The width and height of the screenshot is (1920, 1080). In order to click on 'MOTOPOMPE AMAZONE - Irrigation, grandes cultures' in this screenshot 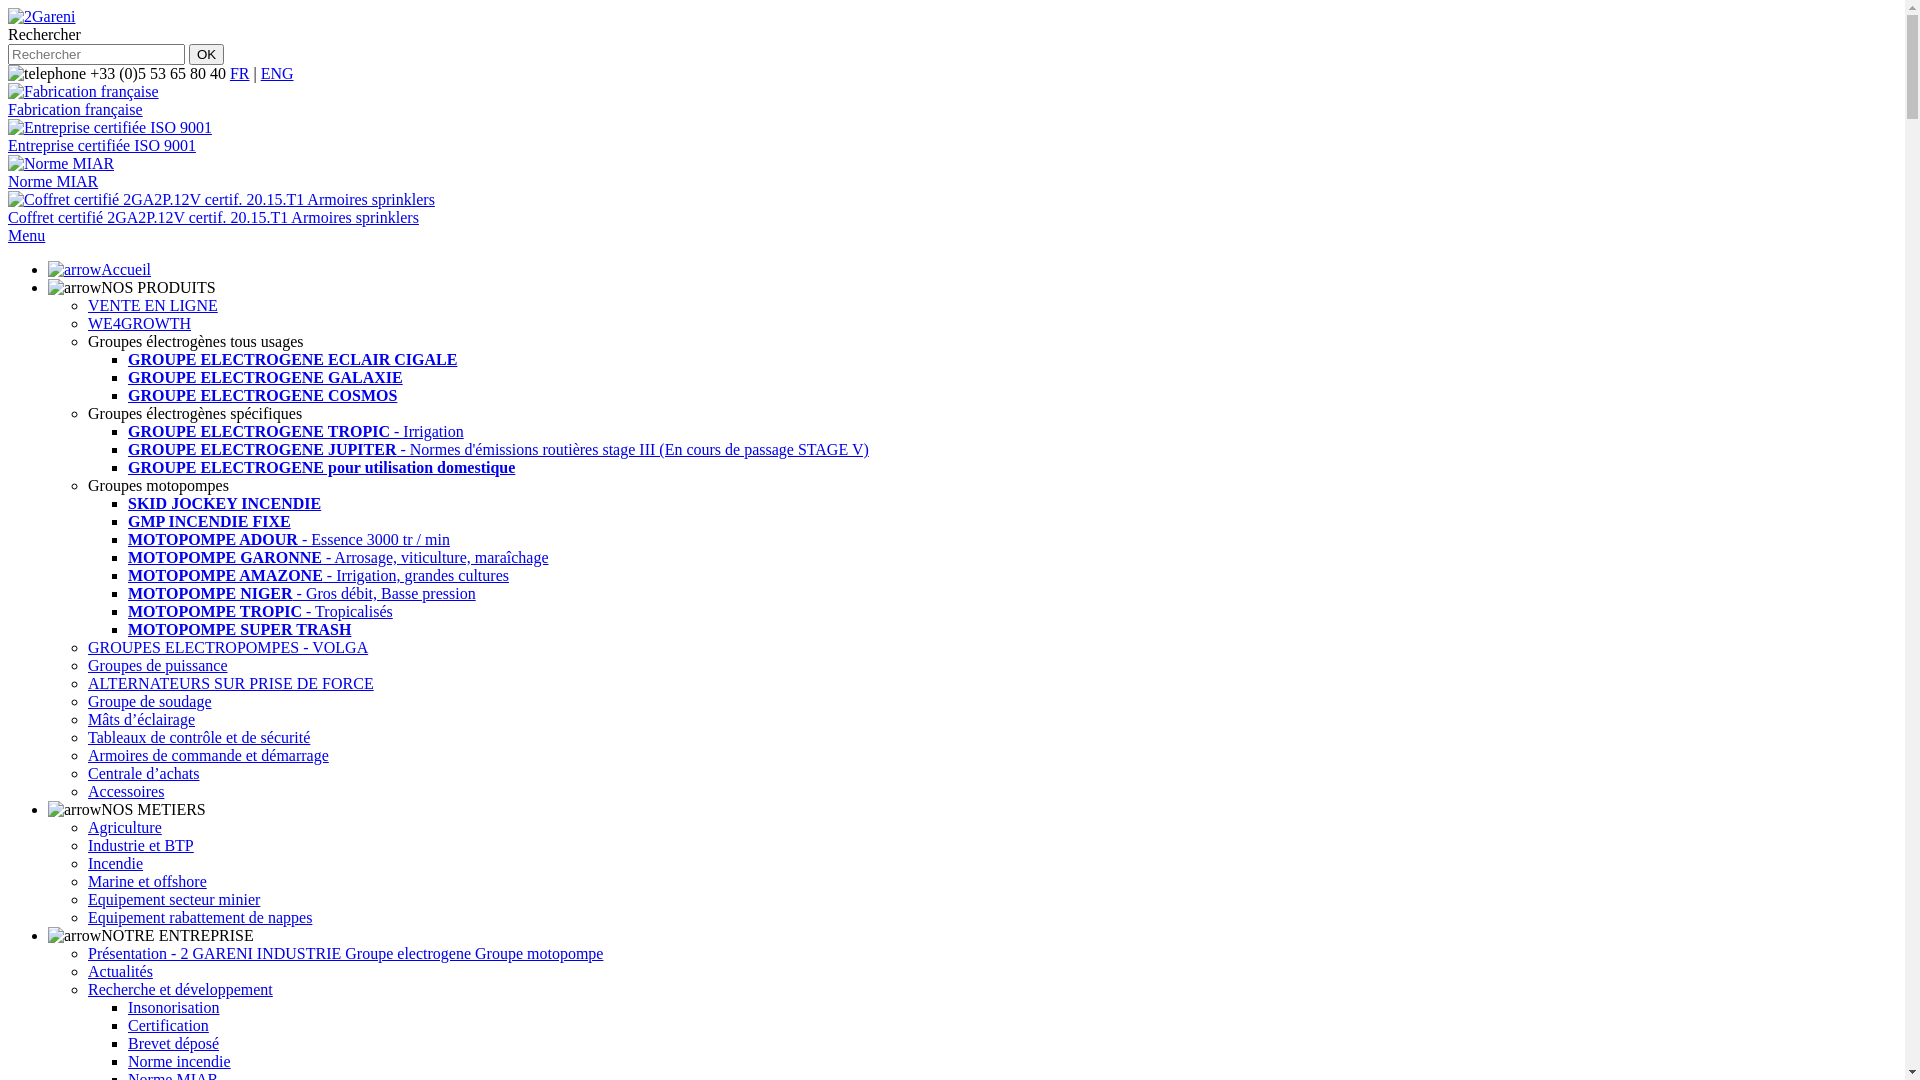, I will do `click(317, 575)`.